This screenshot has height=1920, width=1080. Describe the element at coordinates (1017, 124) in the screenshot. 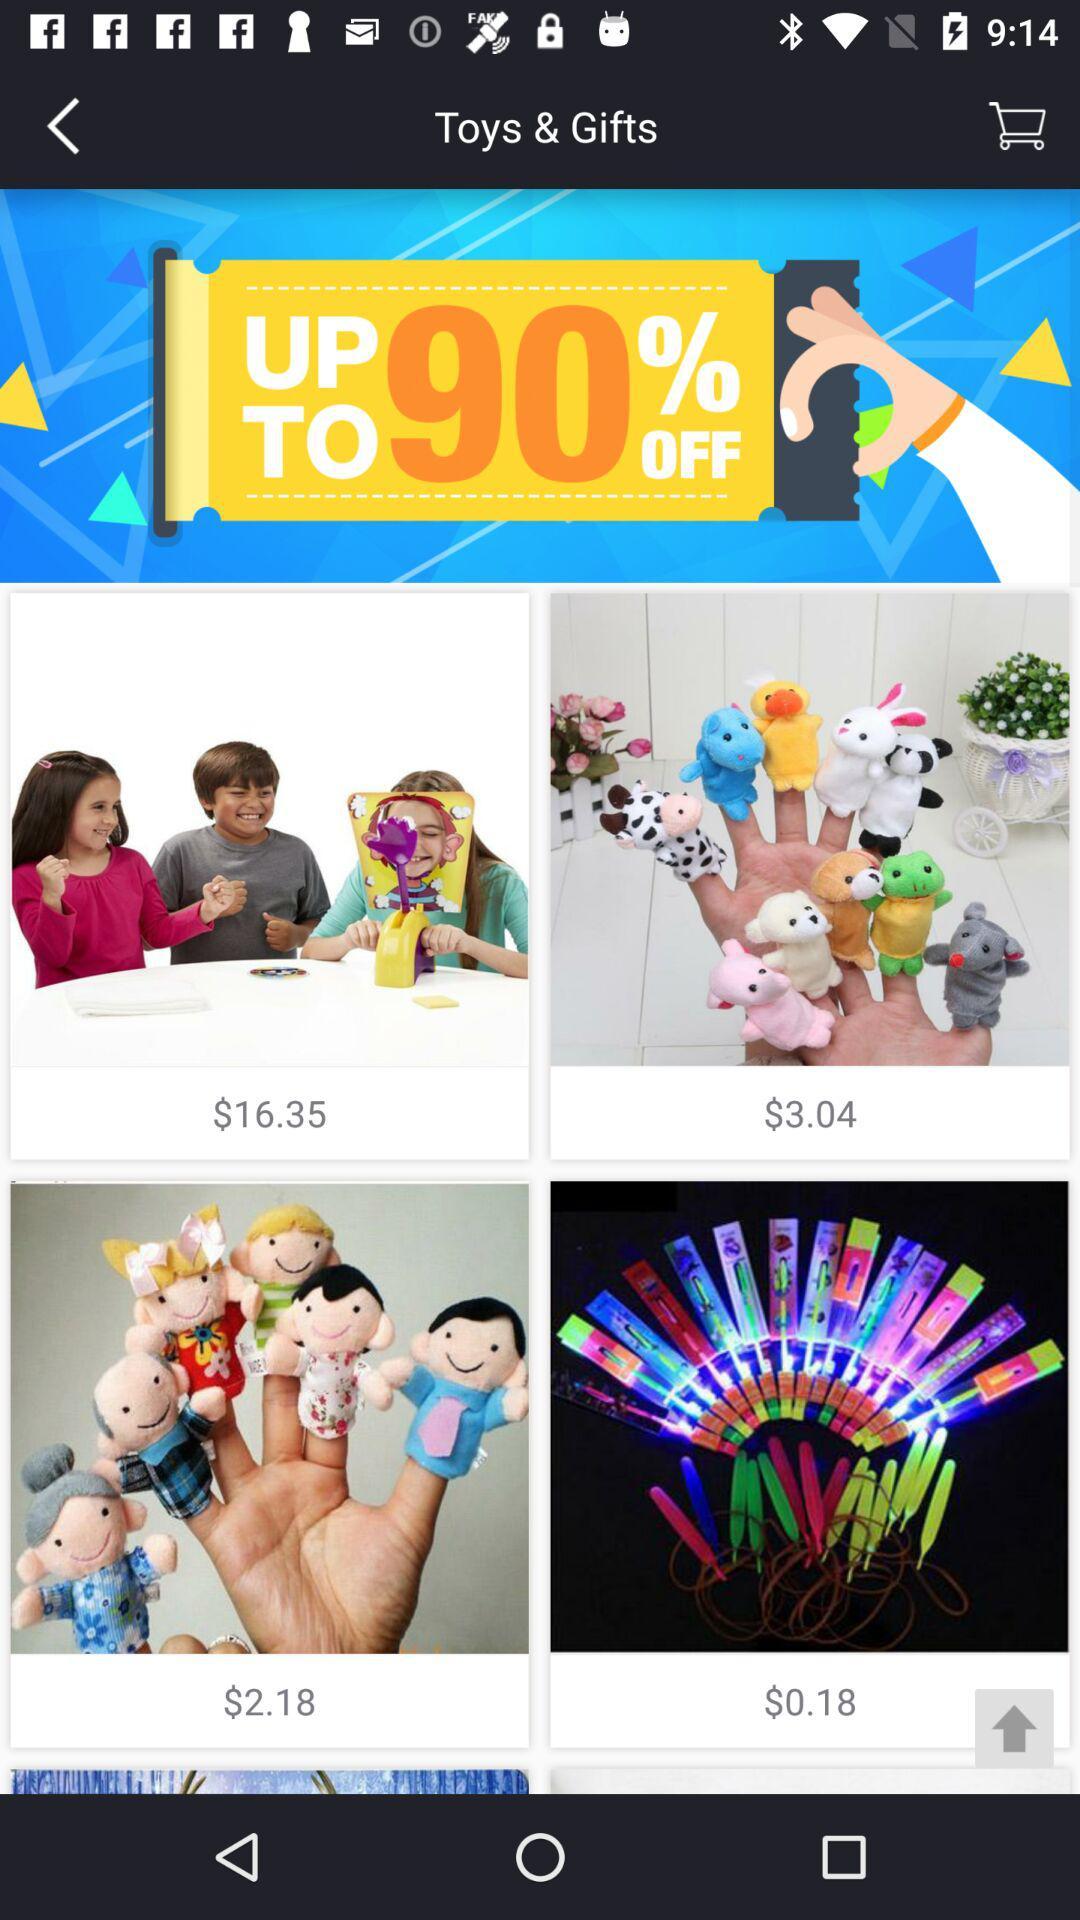

I see `the item next to the toys & gifts` at that location.